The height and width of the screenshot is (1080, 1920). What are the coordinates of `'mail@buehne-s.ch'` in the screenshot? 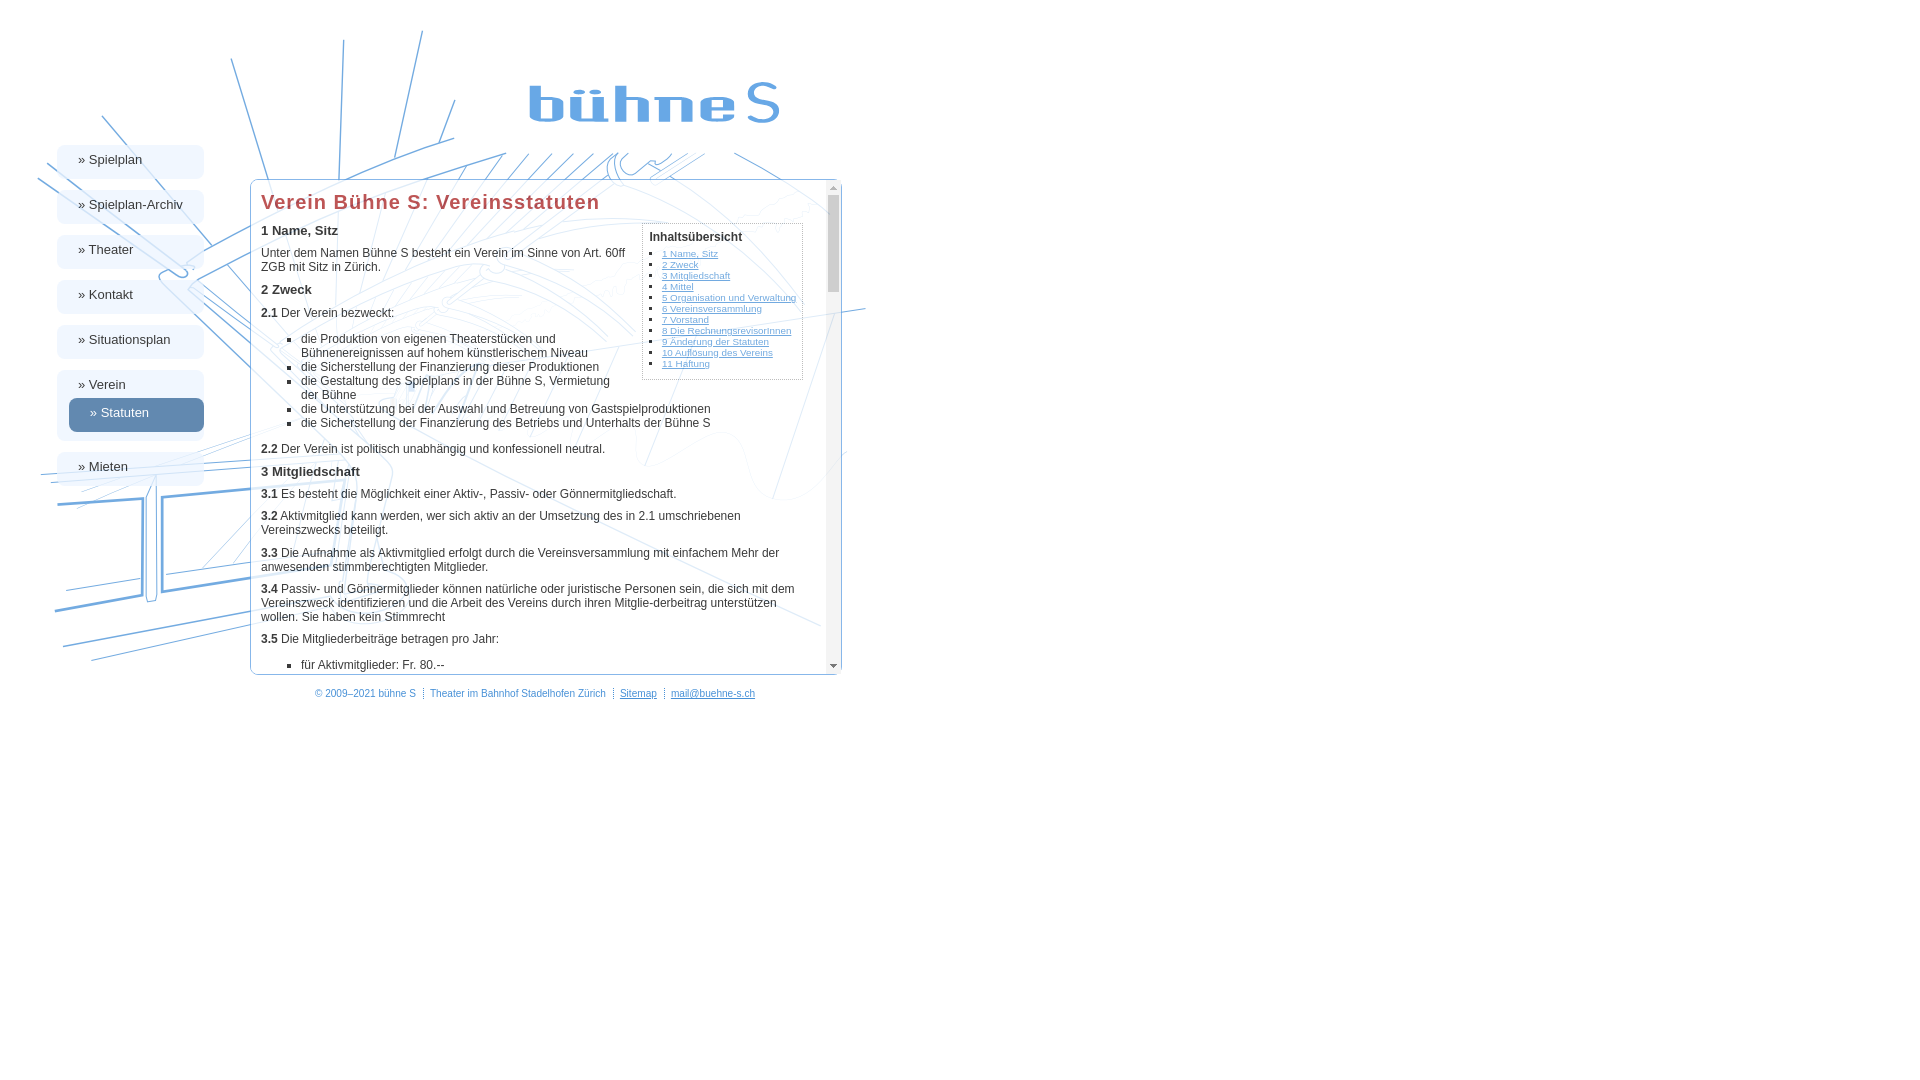 It's located at (671, 692).